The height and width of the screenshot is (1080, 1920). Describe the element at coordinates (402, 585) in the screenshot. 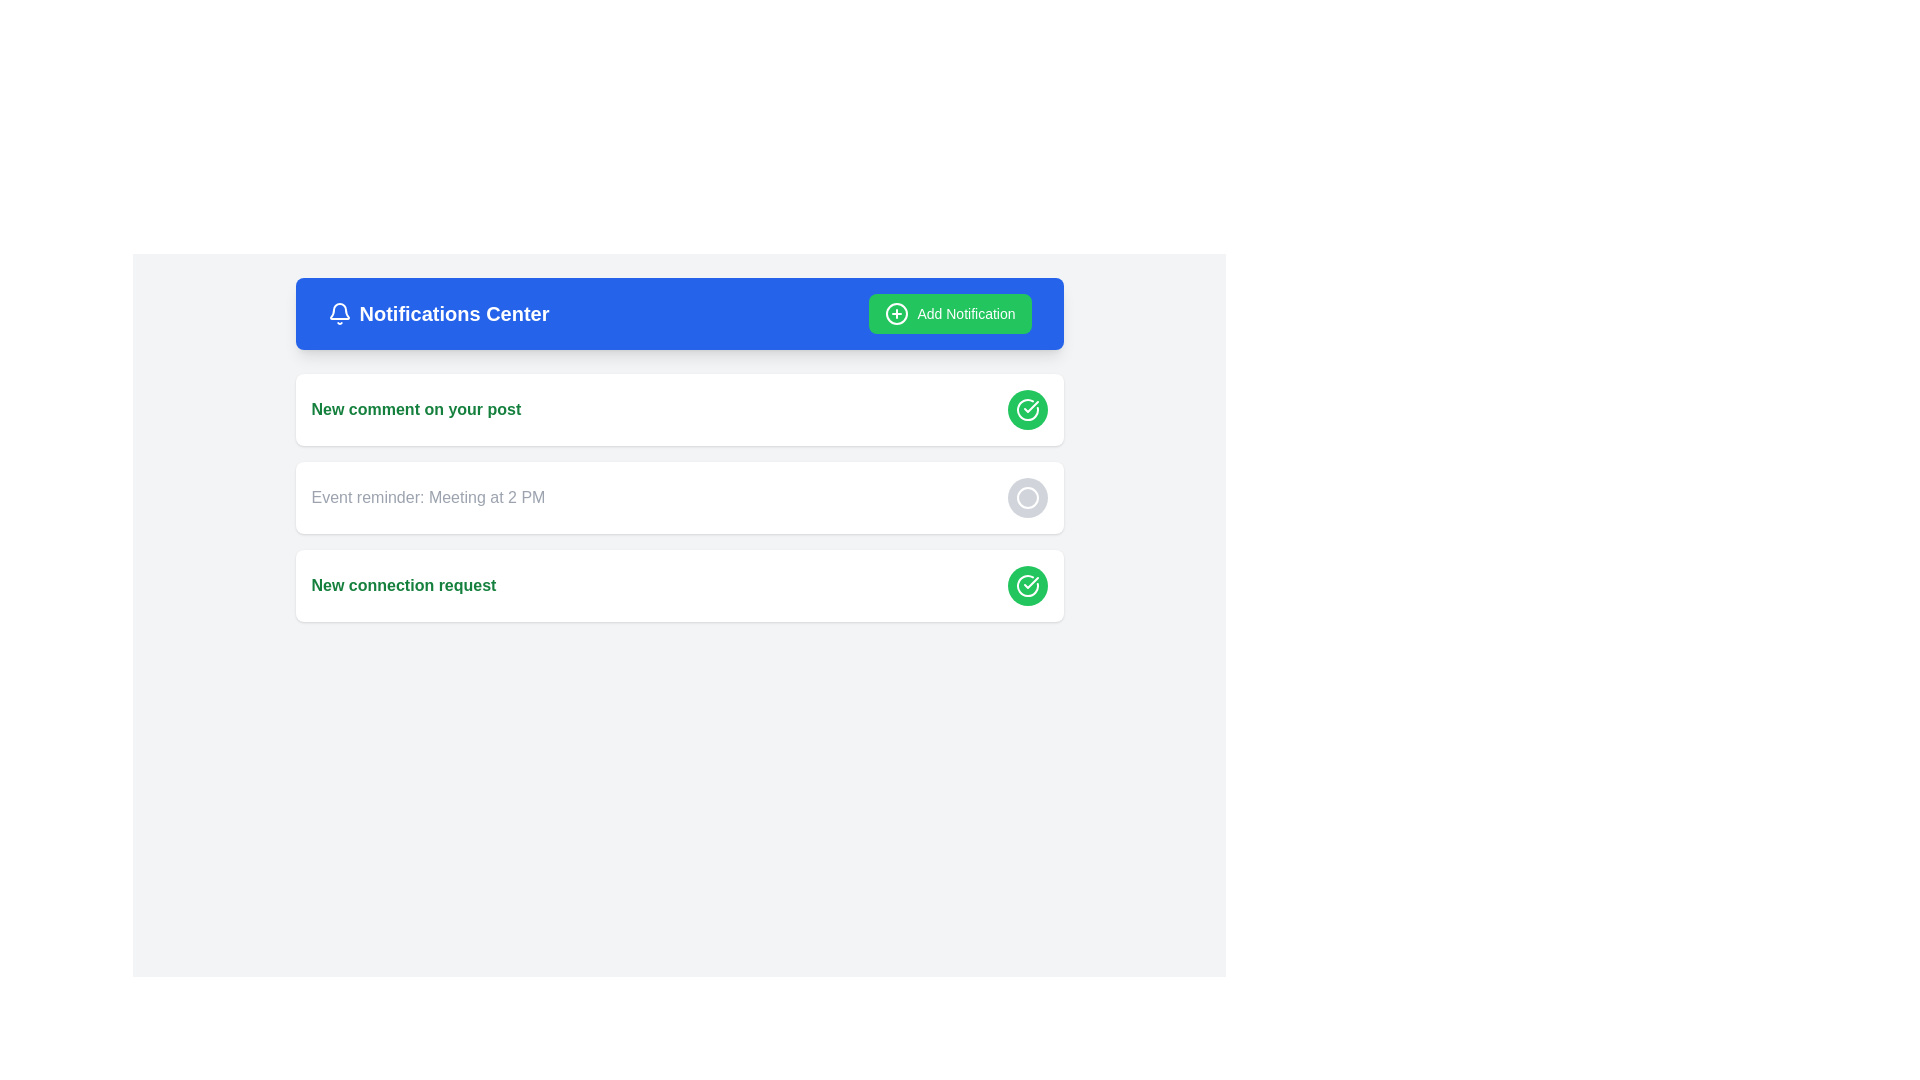

I see `the text label that reads 'New connection request' in the third notification card of the Notifications Center, which is styled with bold green text and located beside a circular icon` at that location.